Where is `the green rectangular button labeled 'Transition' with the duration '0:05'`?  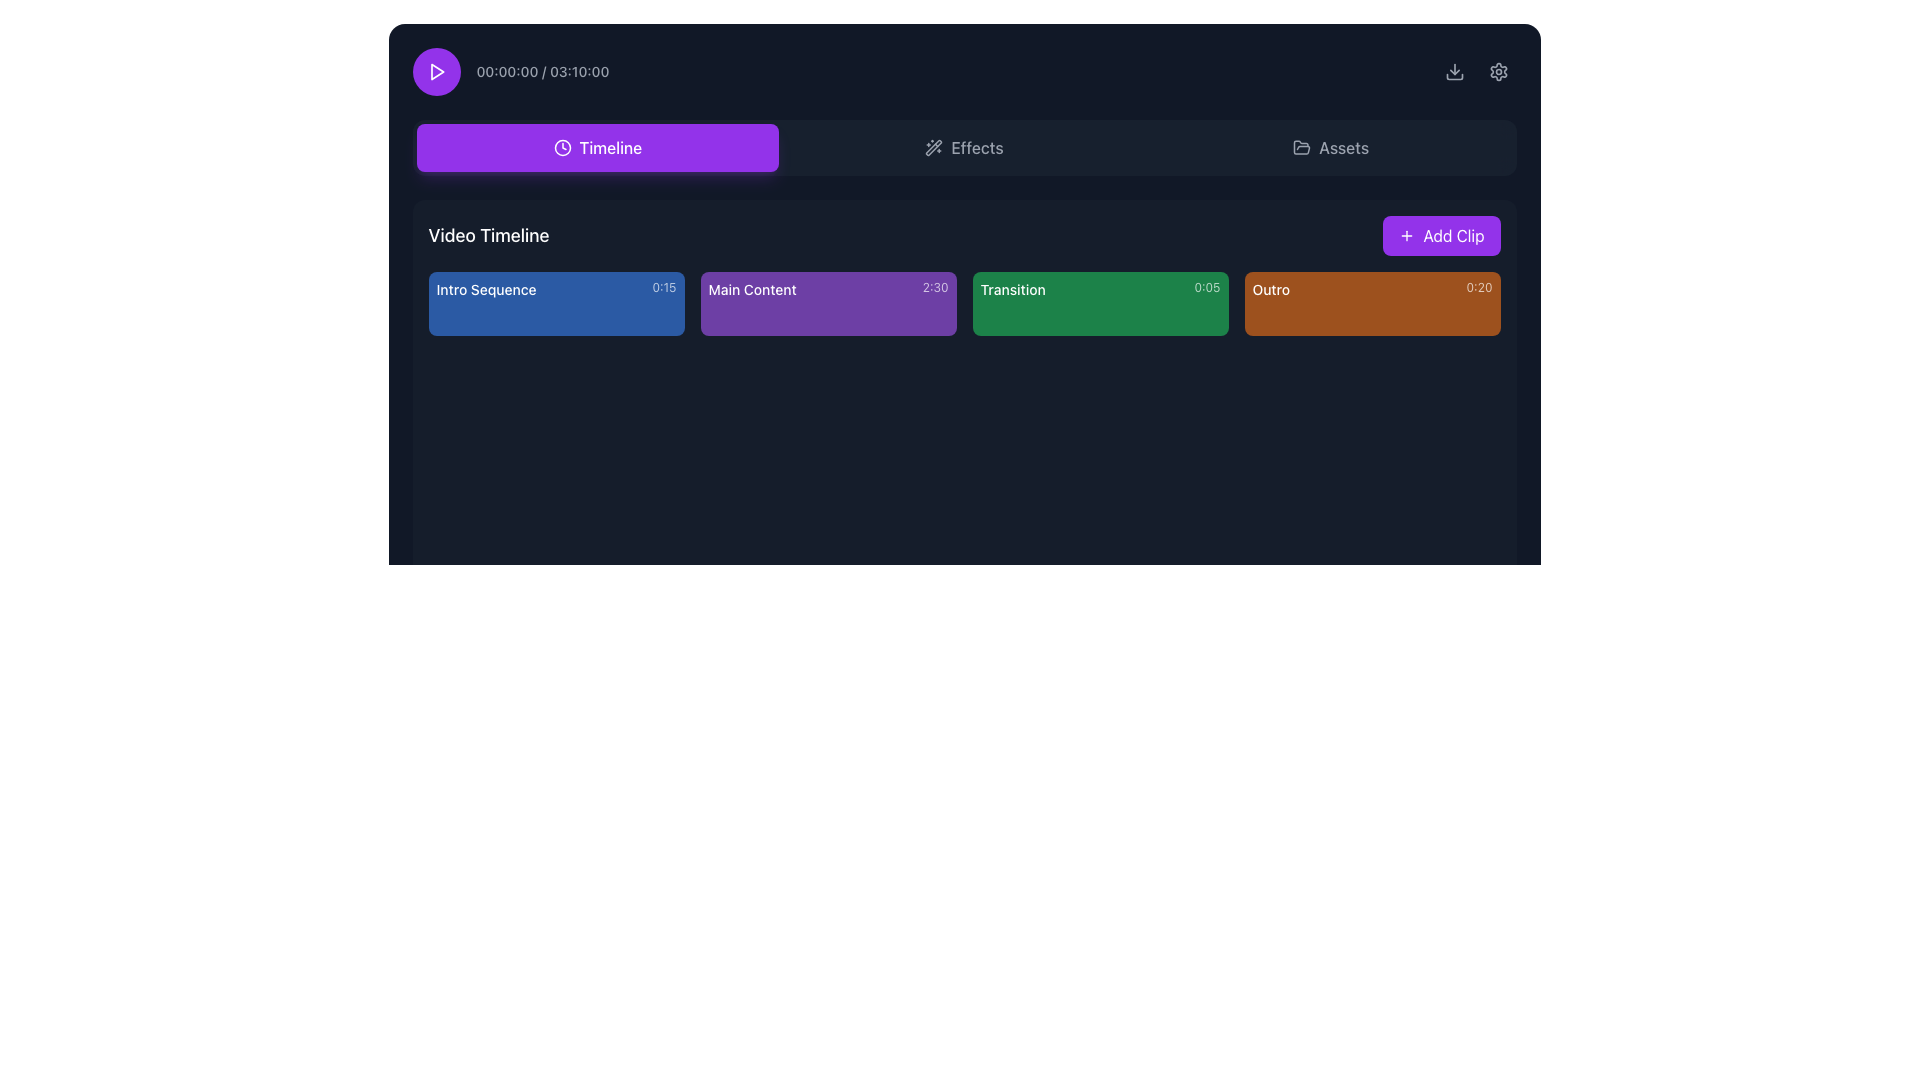
the green rectangular button labeled 'Transition' with the duration '0:05' is located at coordinates (1099, 304).